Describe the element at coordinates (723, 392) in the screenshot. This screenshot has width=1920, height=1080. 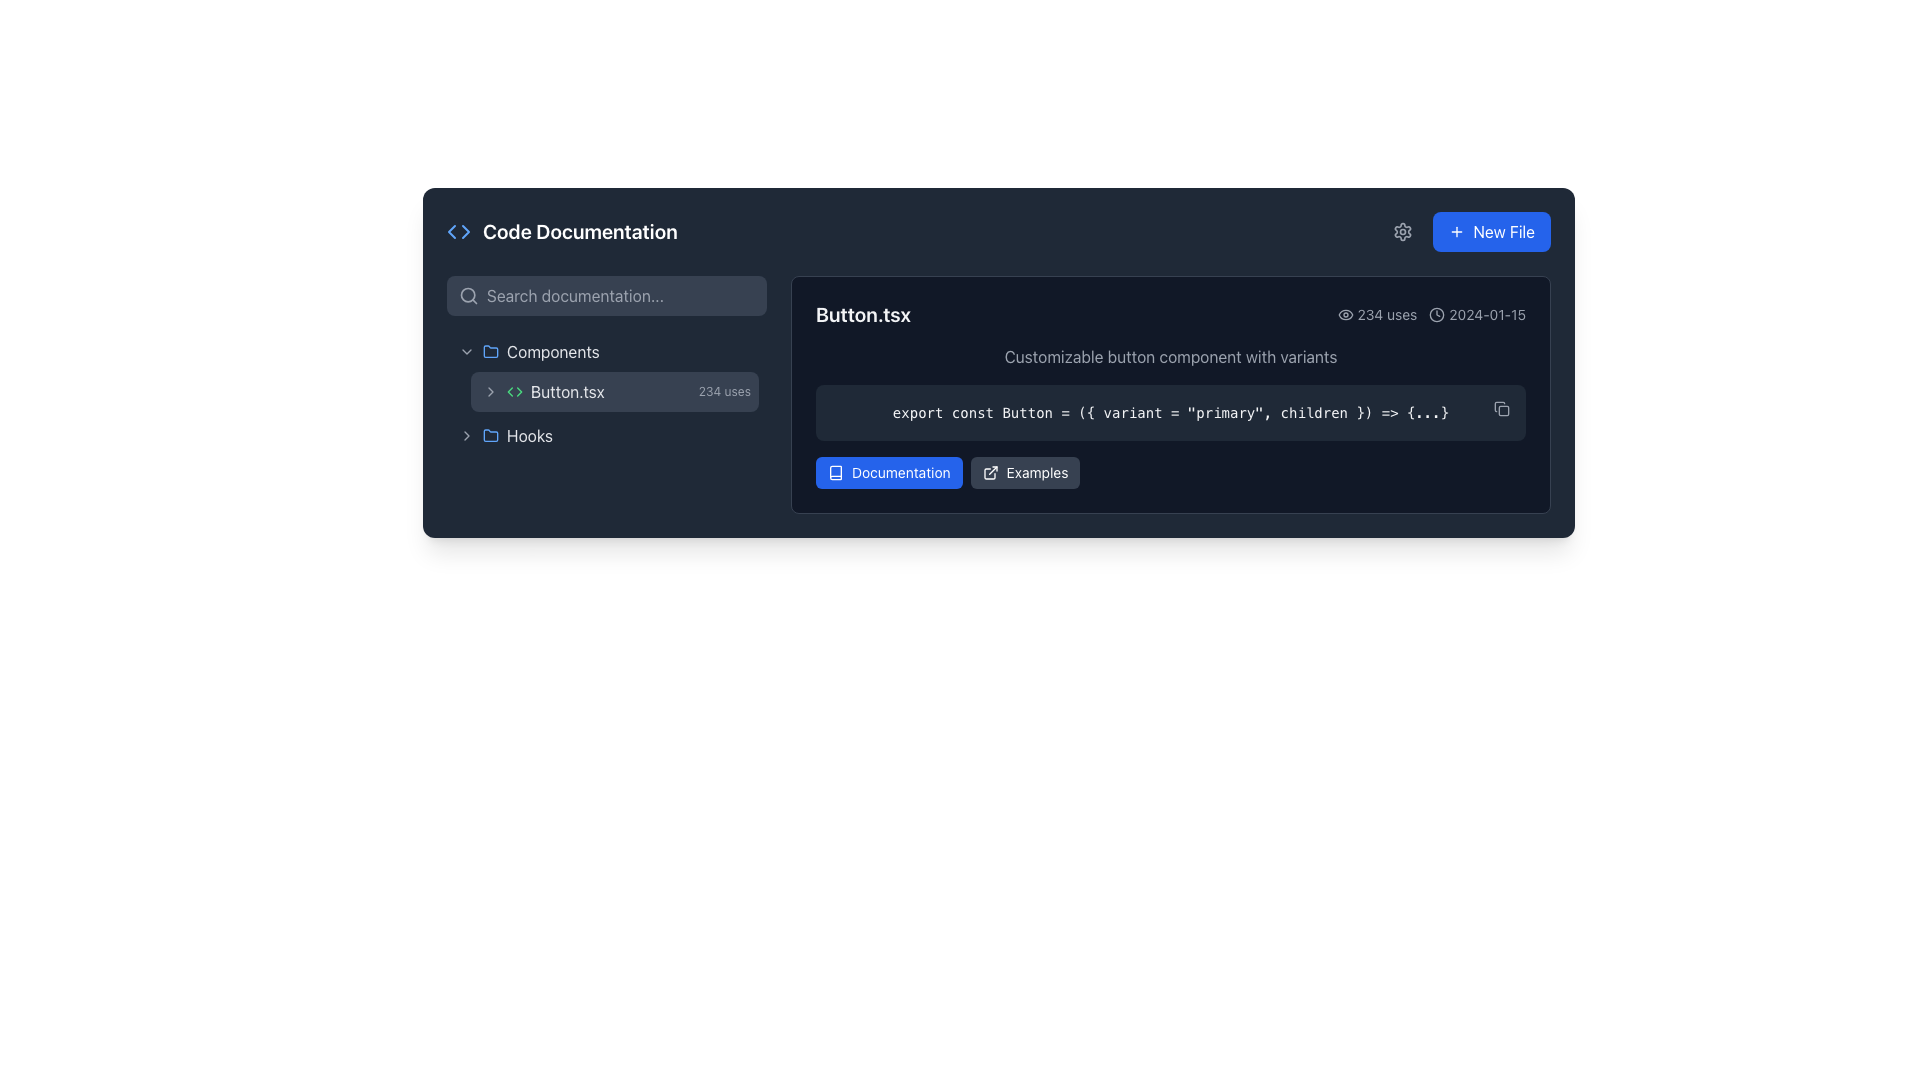
I see `the text label displaying '234 uses', which is located on the right-hand side of the 'Button.tsx' list entry in the navigation menu` at that location.